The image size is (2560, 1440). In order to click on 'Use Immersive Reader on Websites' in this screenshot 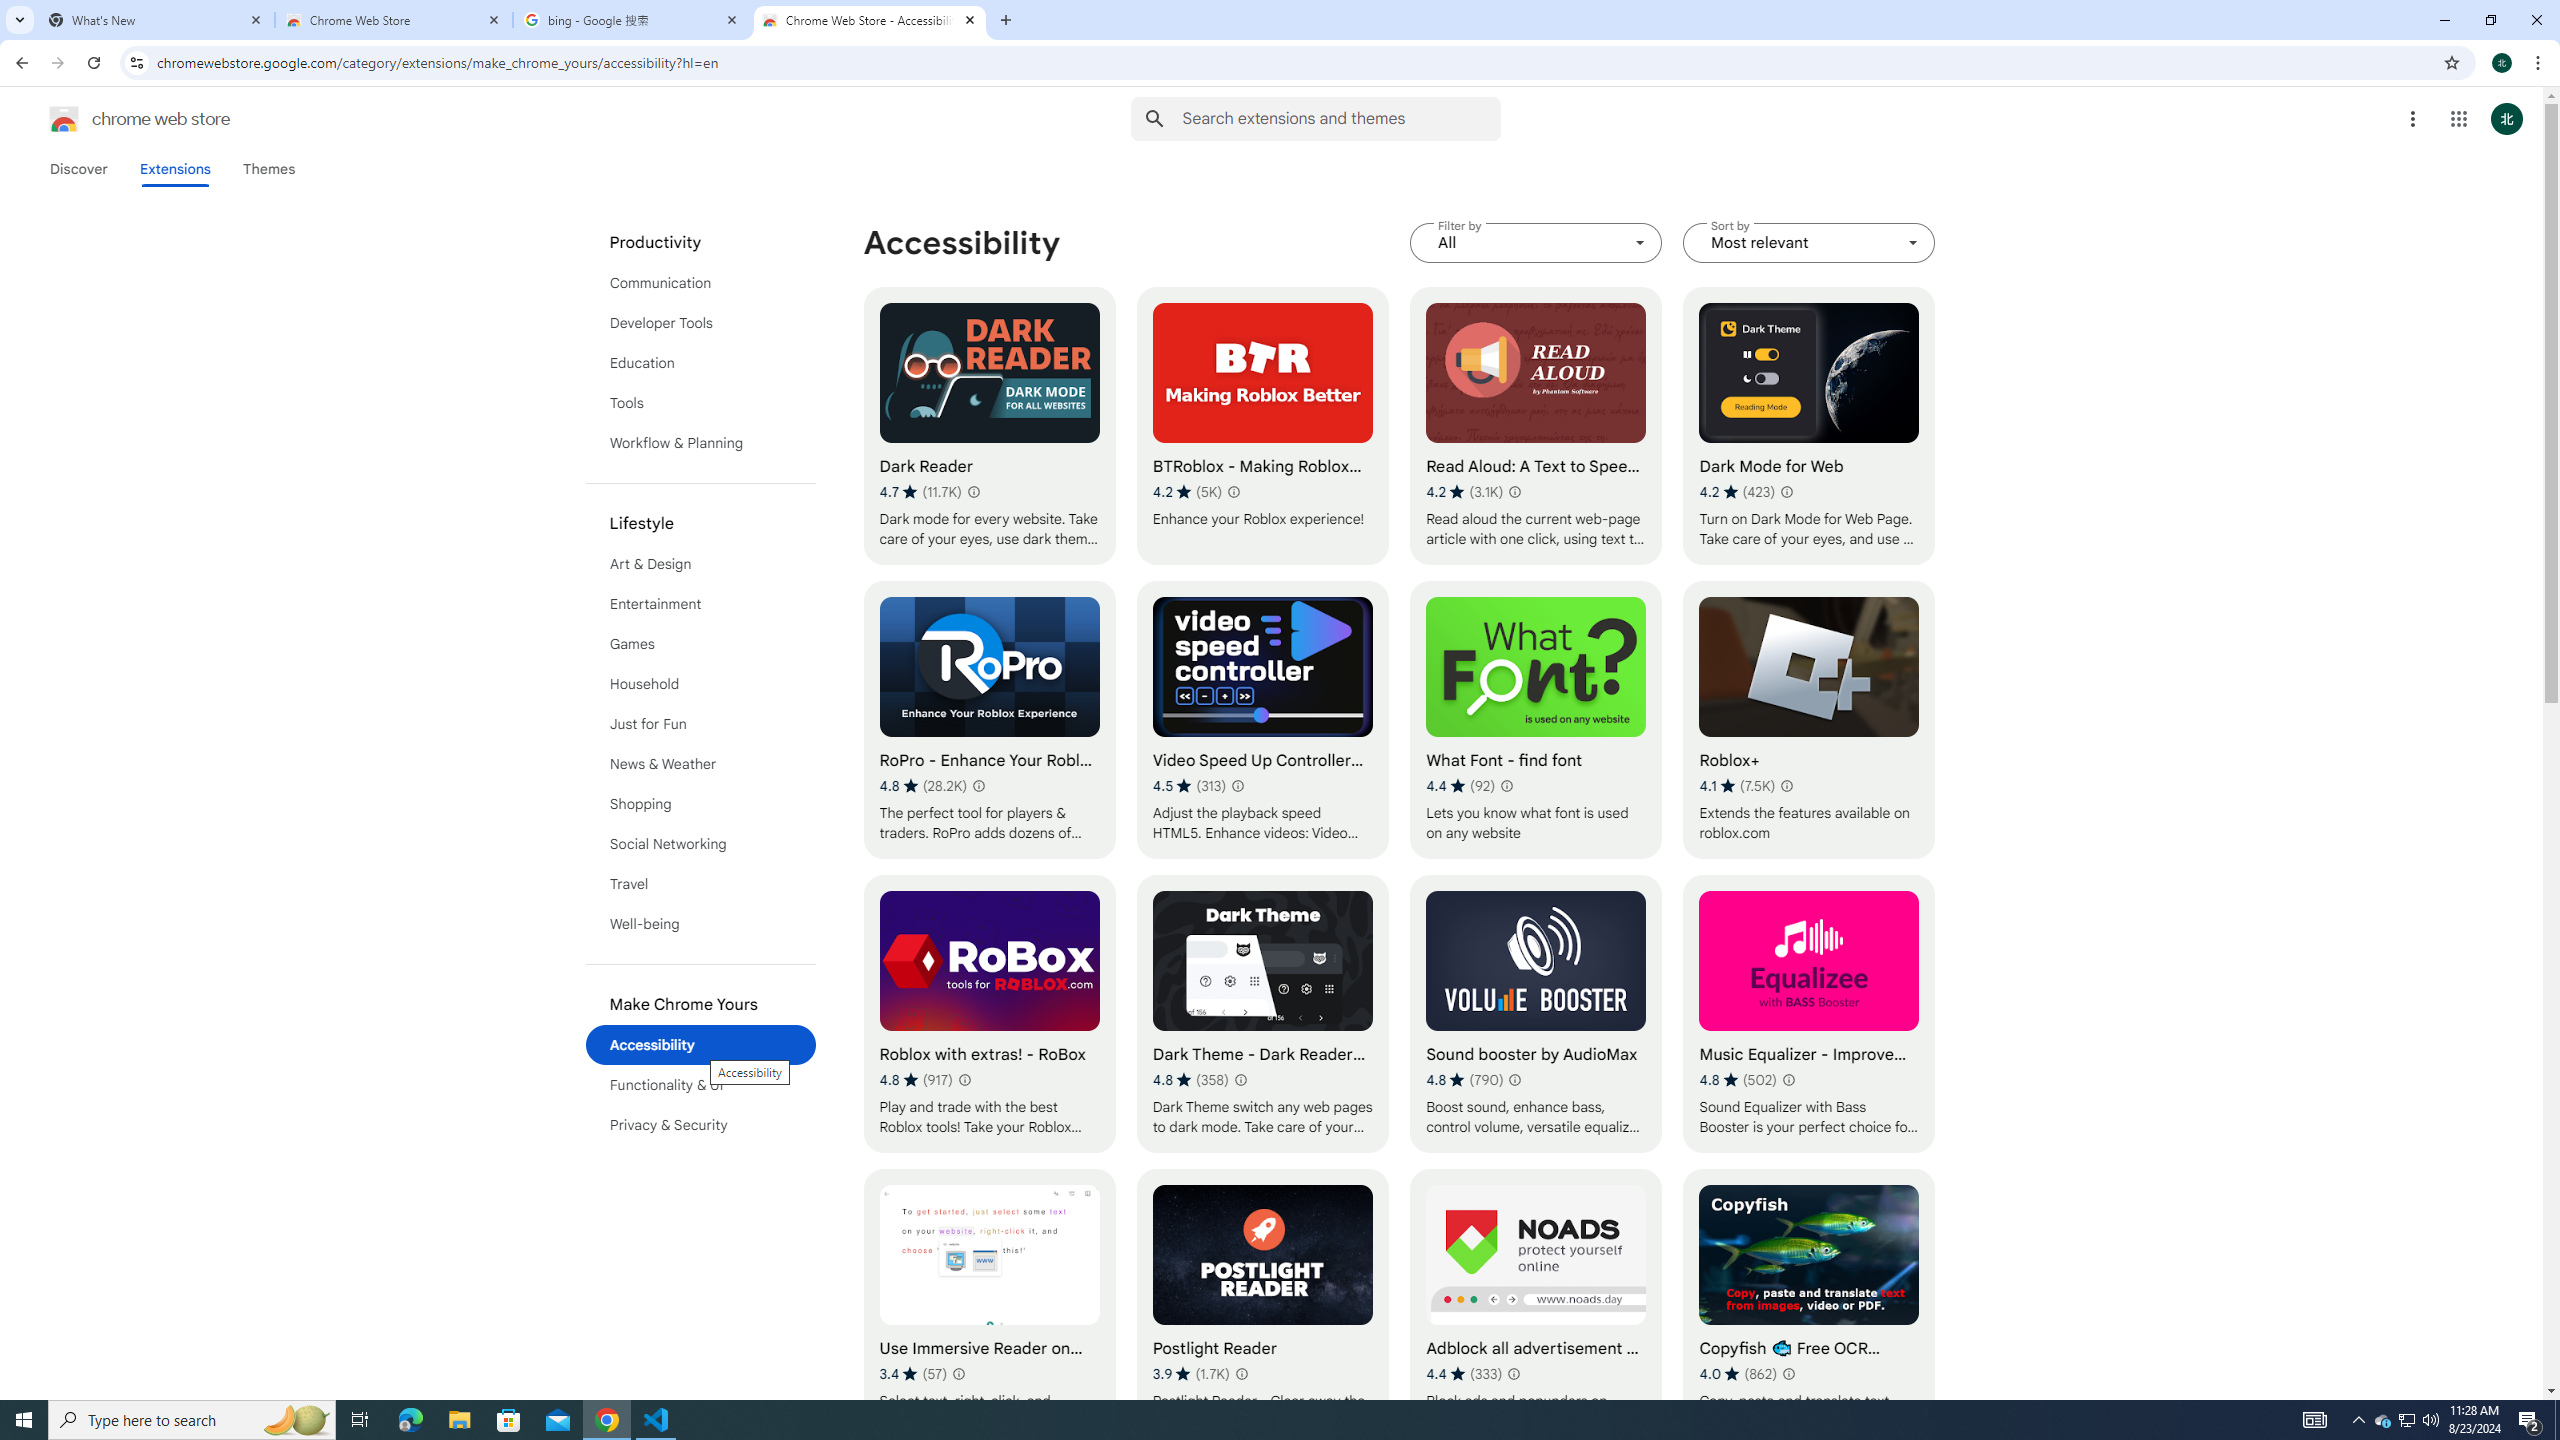, I will do `click(988, 1307)`.